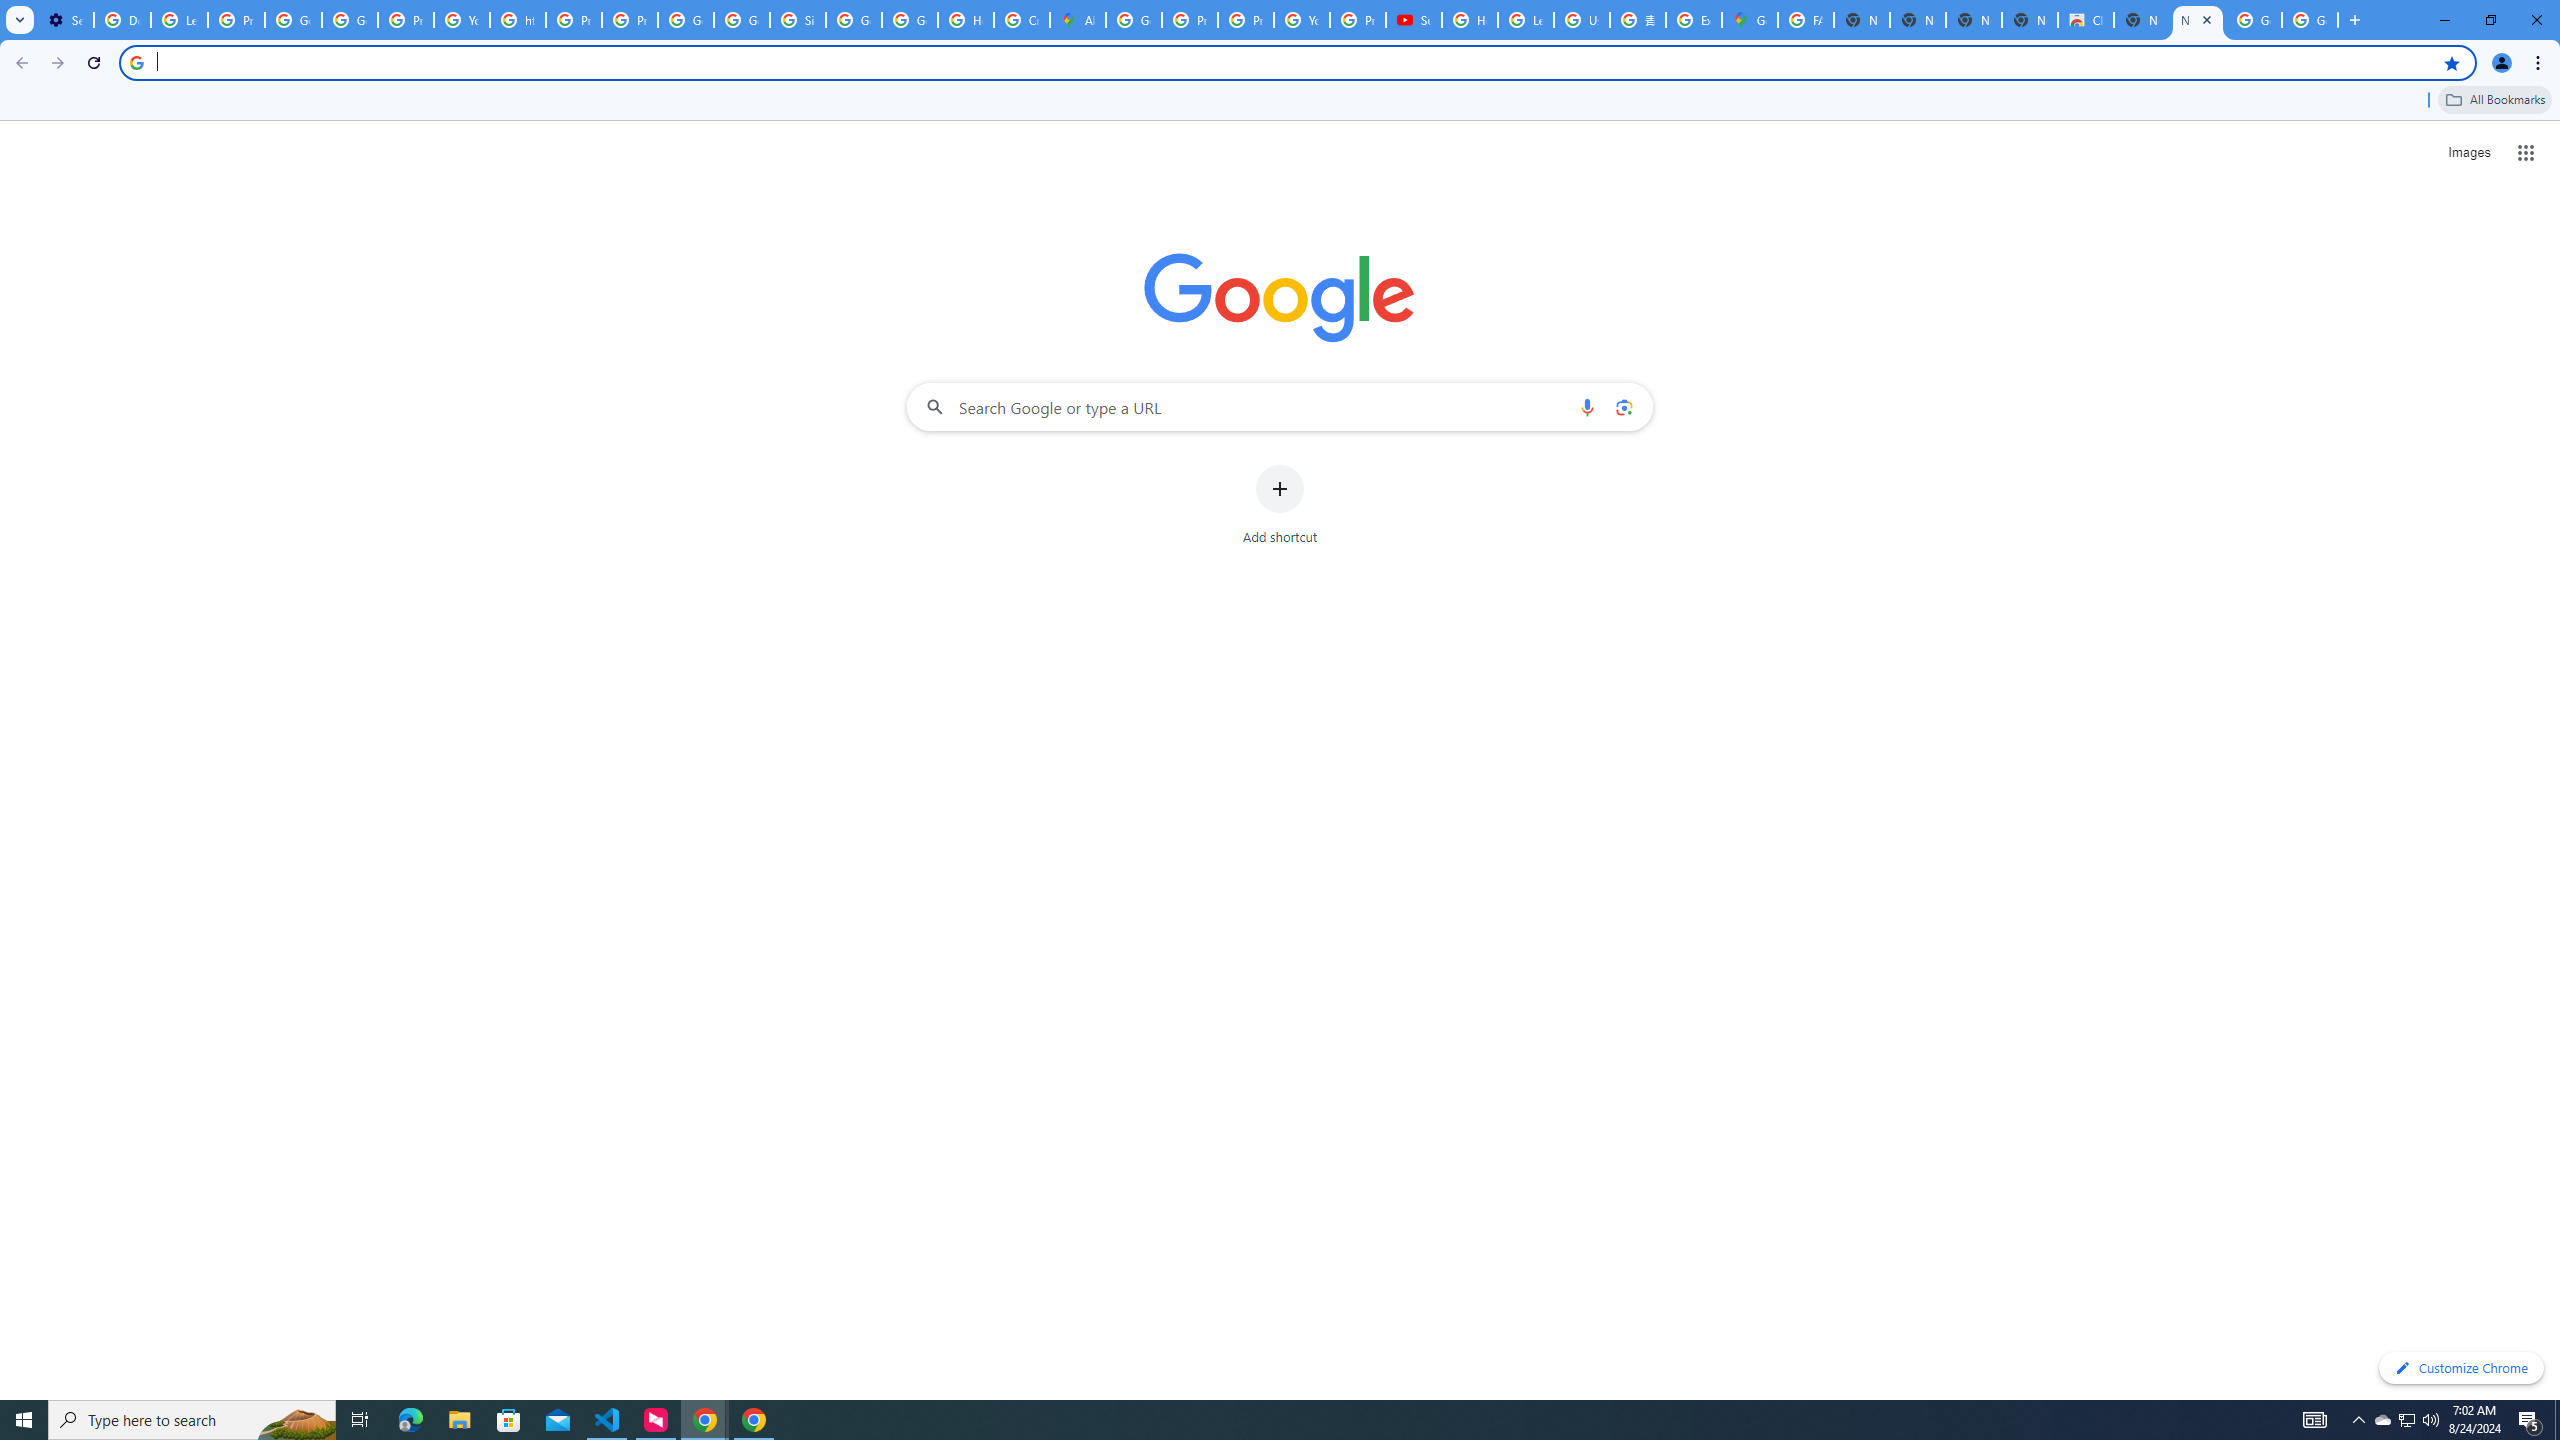  Describe the element at coordinates (2084, 19) in the screenshot. I see `'Chrome Web Store'` at that location.